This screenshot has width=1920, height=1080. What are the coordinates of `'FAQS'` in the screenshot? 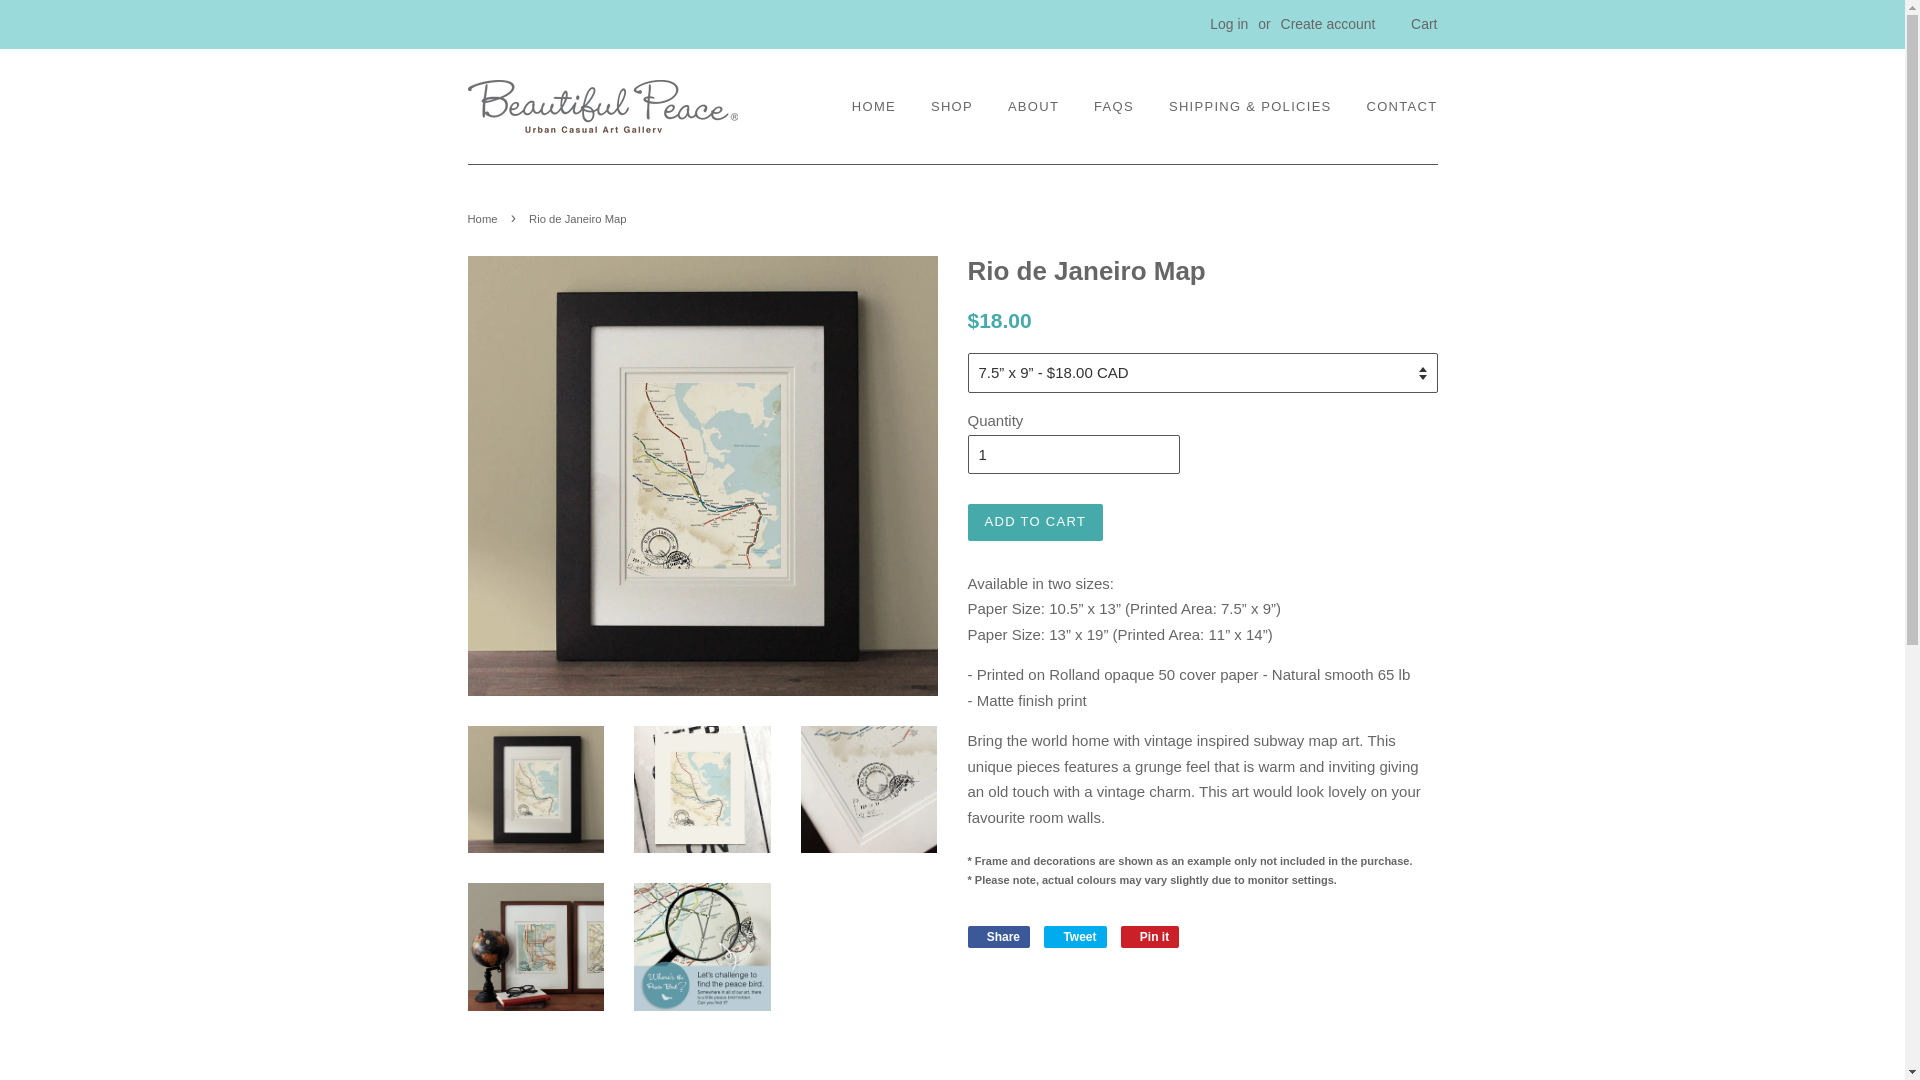 It's located at (1112, 107).